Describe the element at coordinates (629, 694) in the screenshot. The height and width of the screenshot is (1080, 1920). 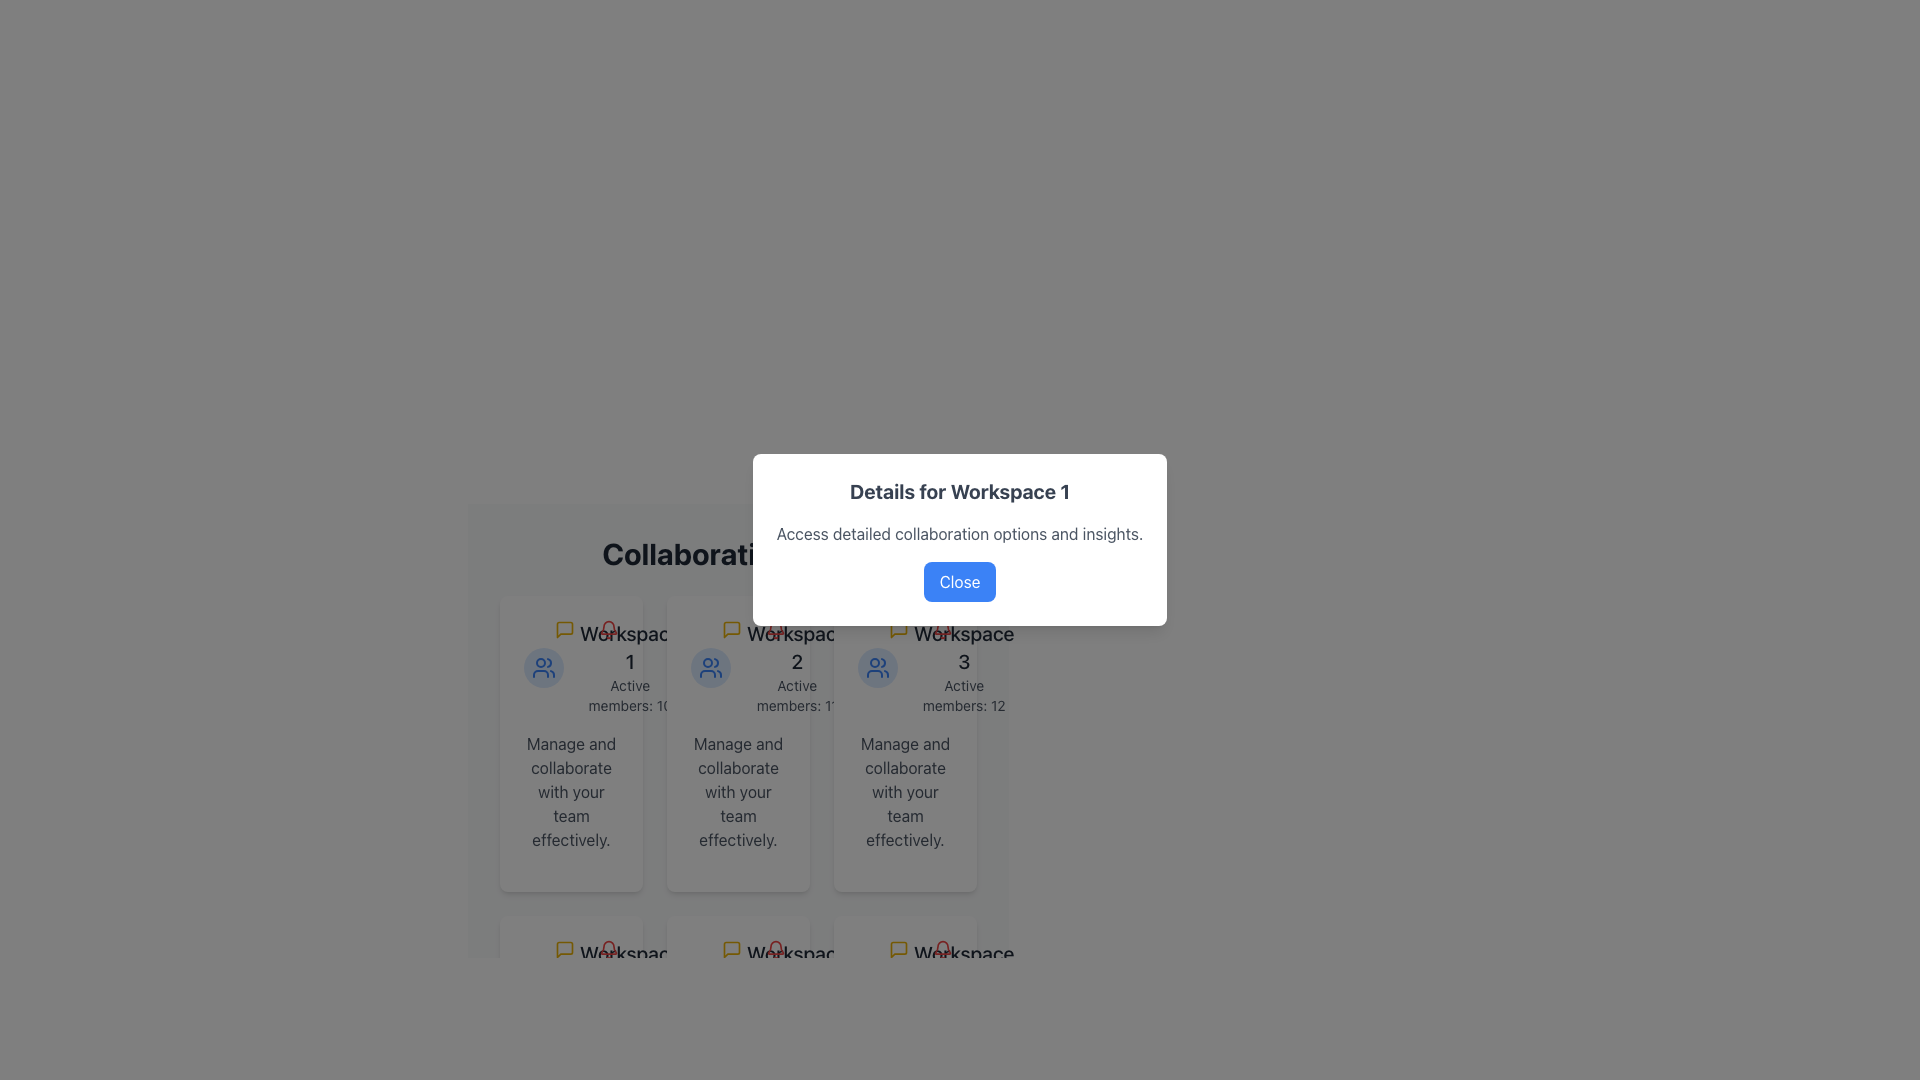
I see `the text label displaying the number of active members associated with 'Workspace 1', which shows 'Active members: 10' below the 'Workspace 1' label in the first workspace card` at that location.